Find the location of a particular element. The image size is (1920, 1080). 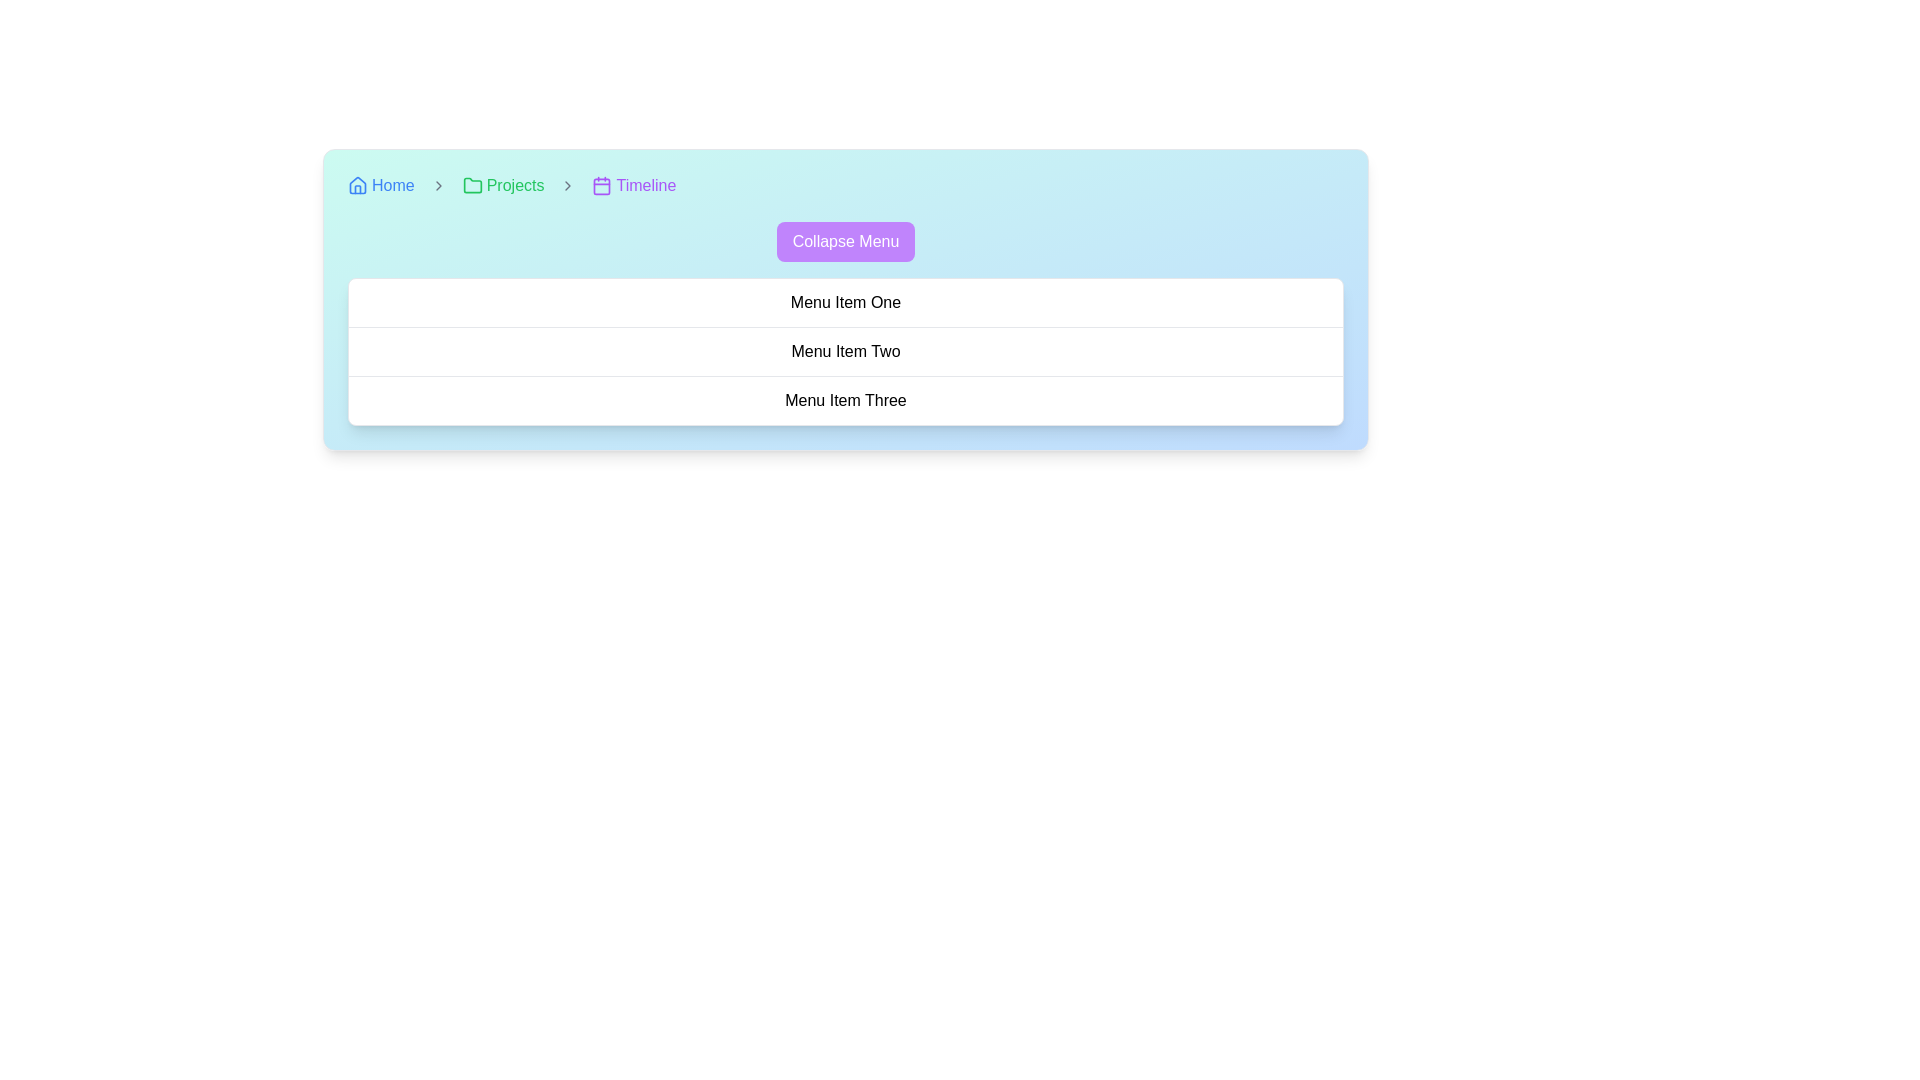

the 'Projects' hyperlink with a green folder icon is located at coordinates (503, 185).